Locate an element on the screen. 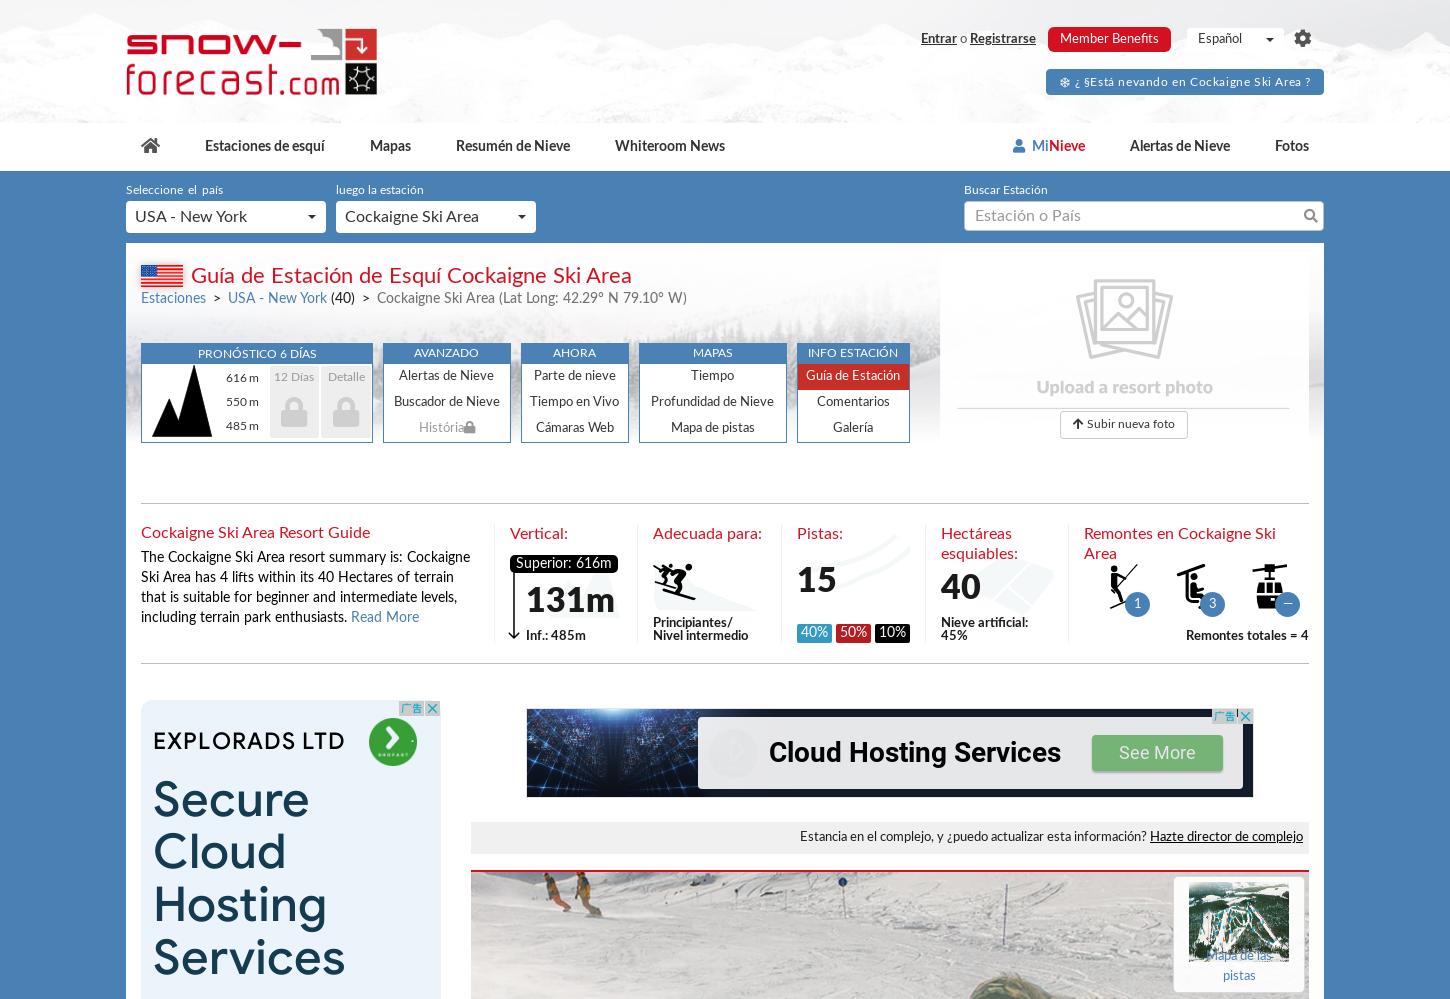 Image resolution: width=1450 pixels, height=999 pixels. ')' is located at coordinates (682, 298).